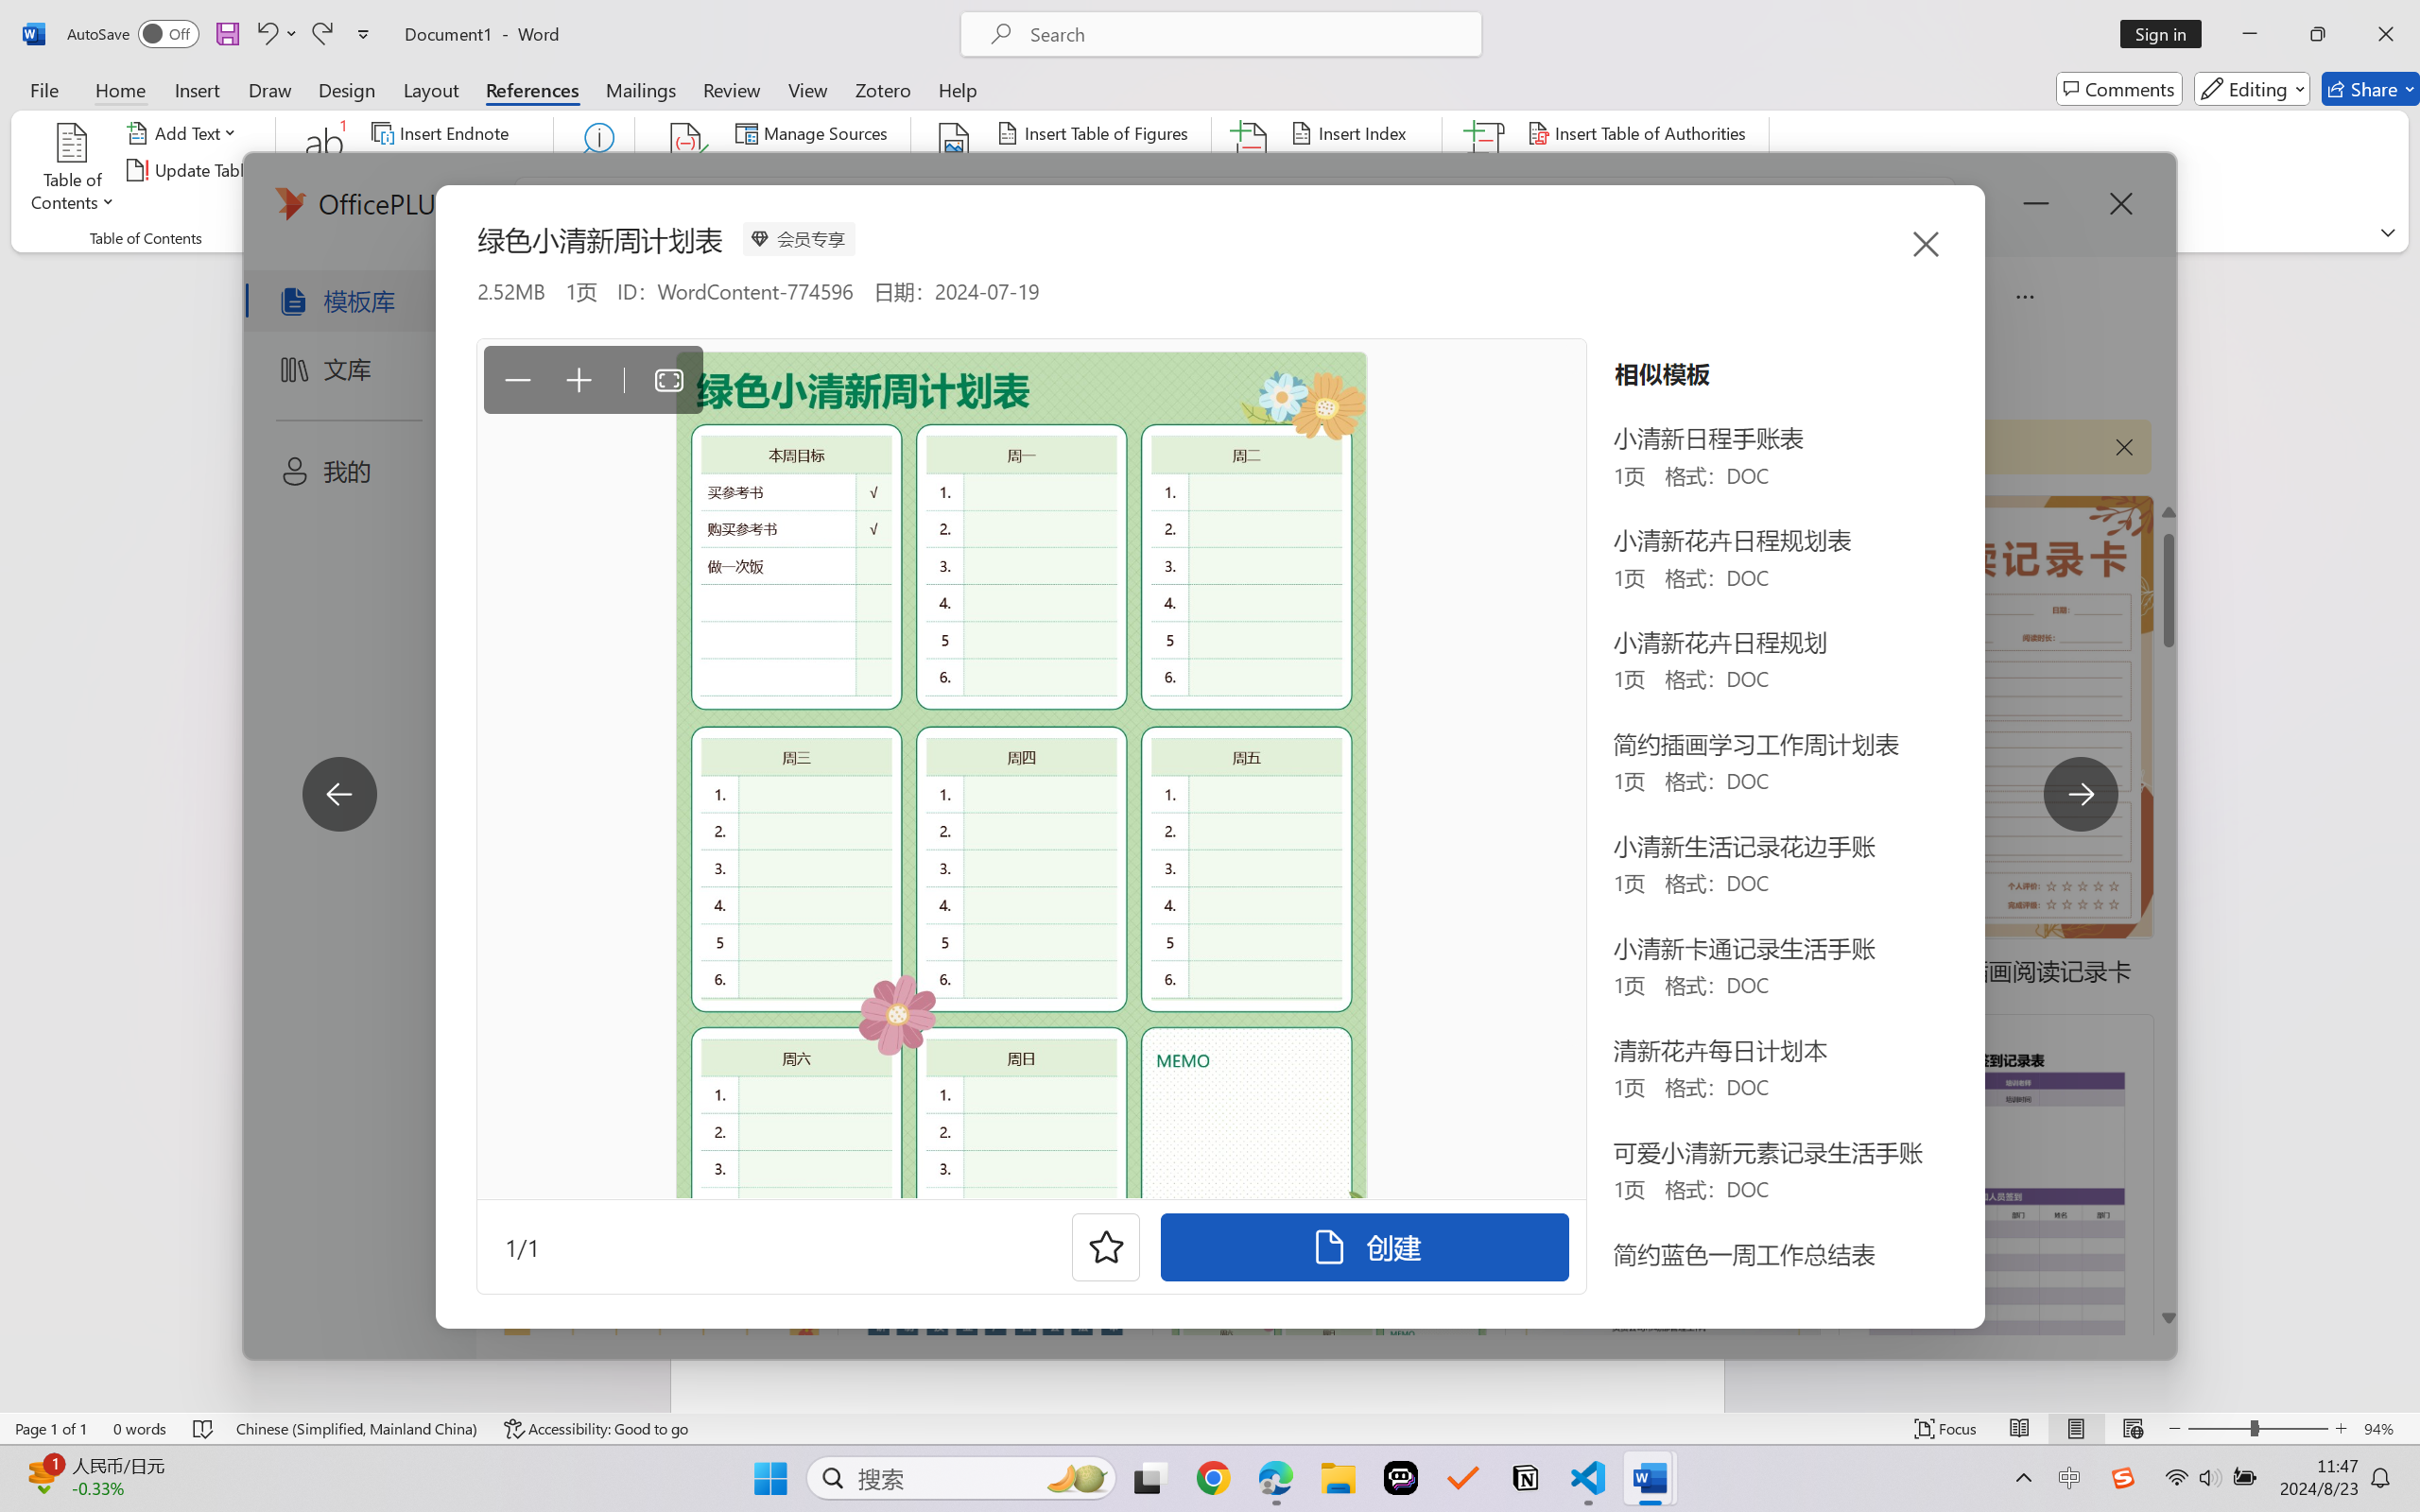 The image size is (2420, 1512). I want to click on 'Insert Endnote', so click(441, 131).